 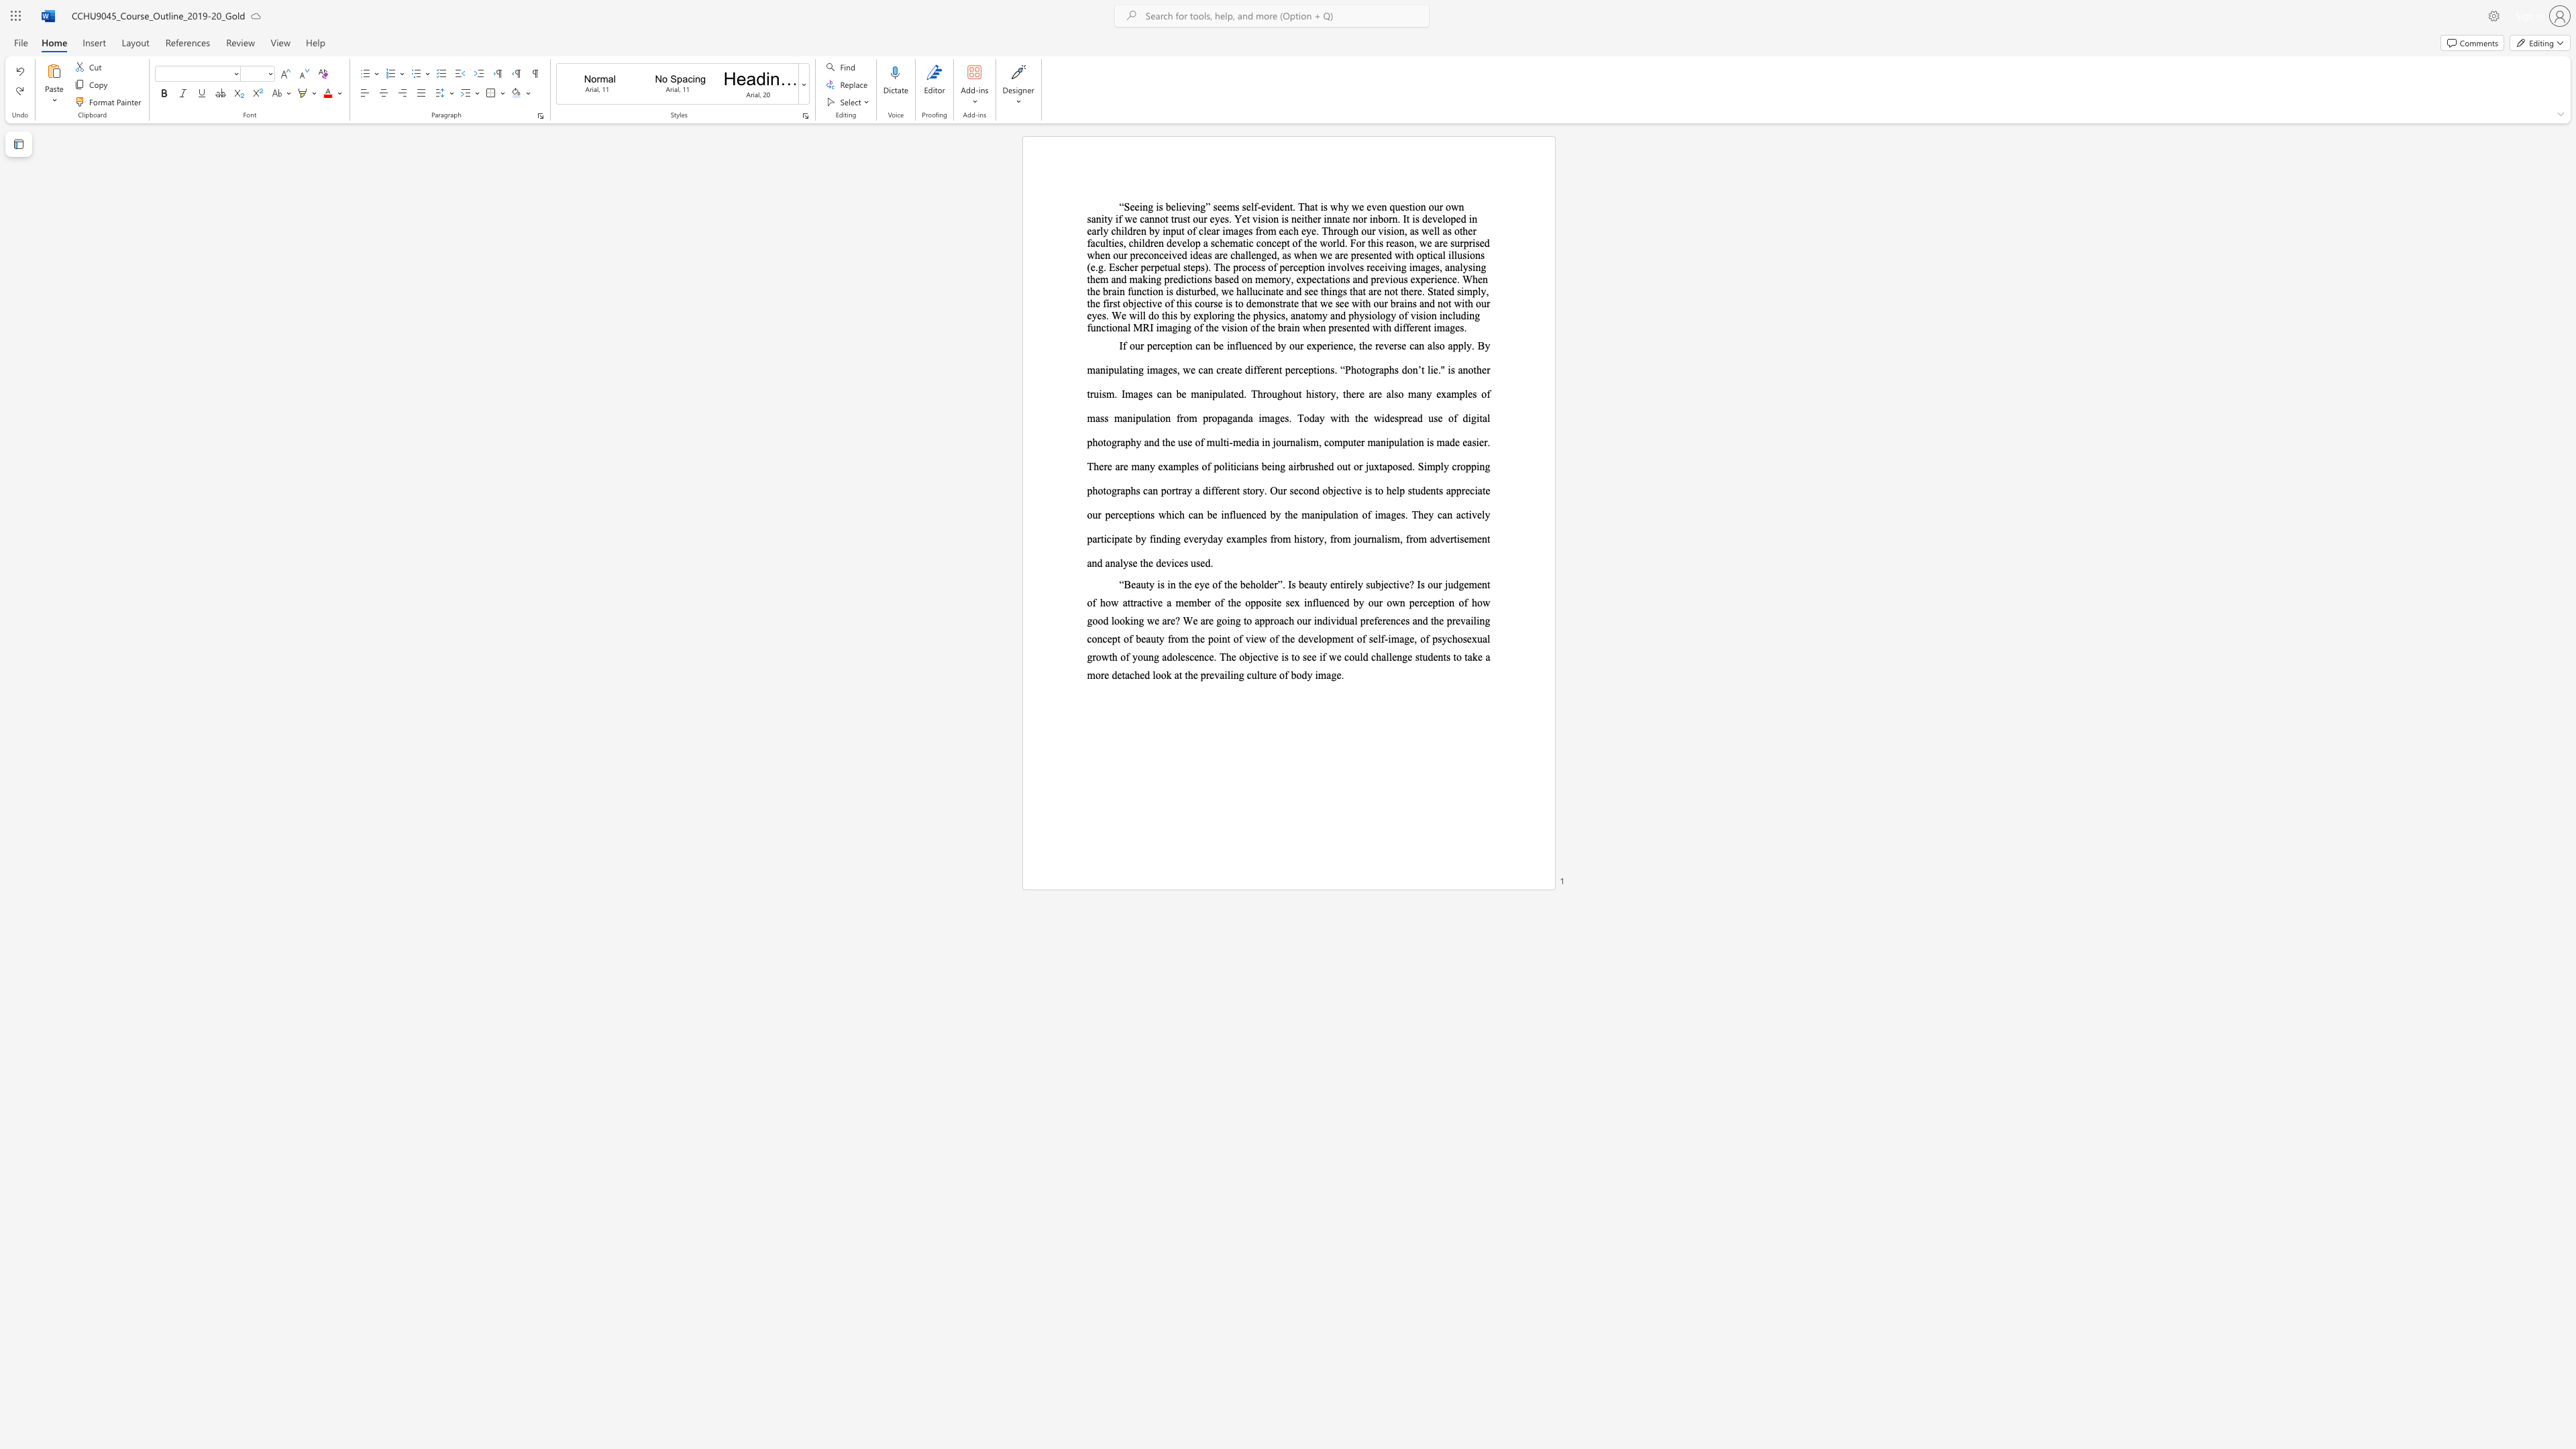 I want to click on the 15th character "e" in the text, so click(x=1257, y=513).